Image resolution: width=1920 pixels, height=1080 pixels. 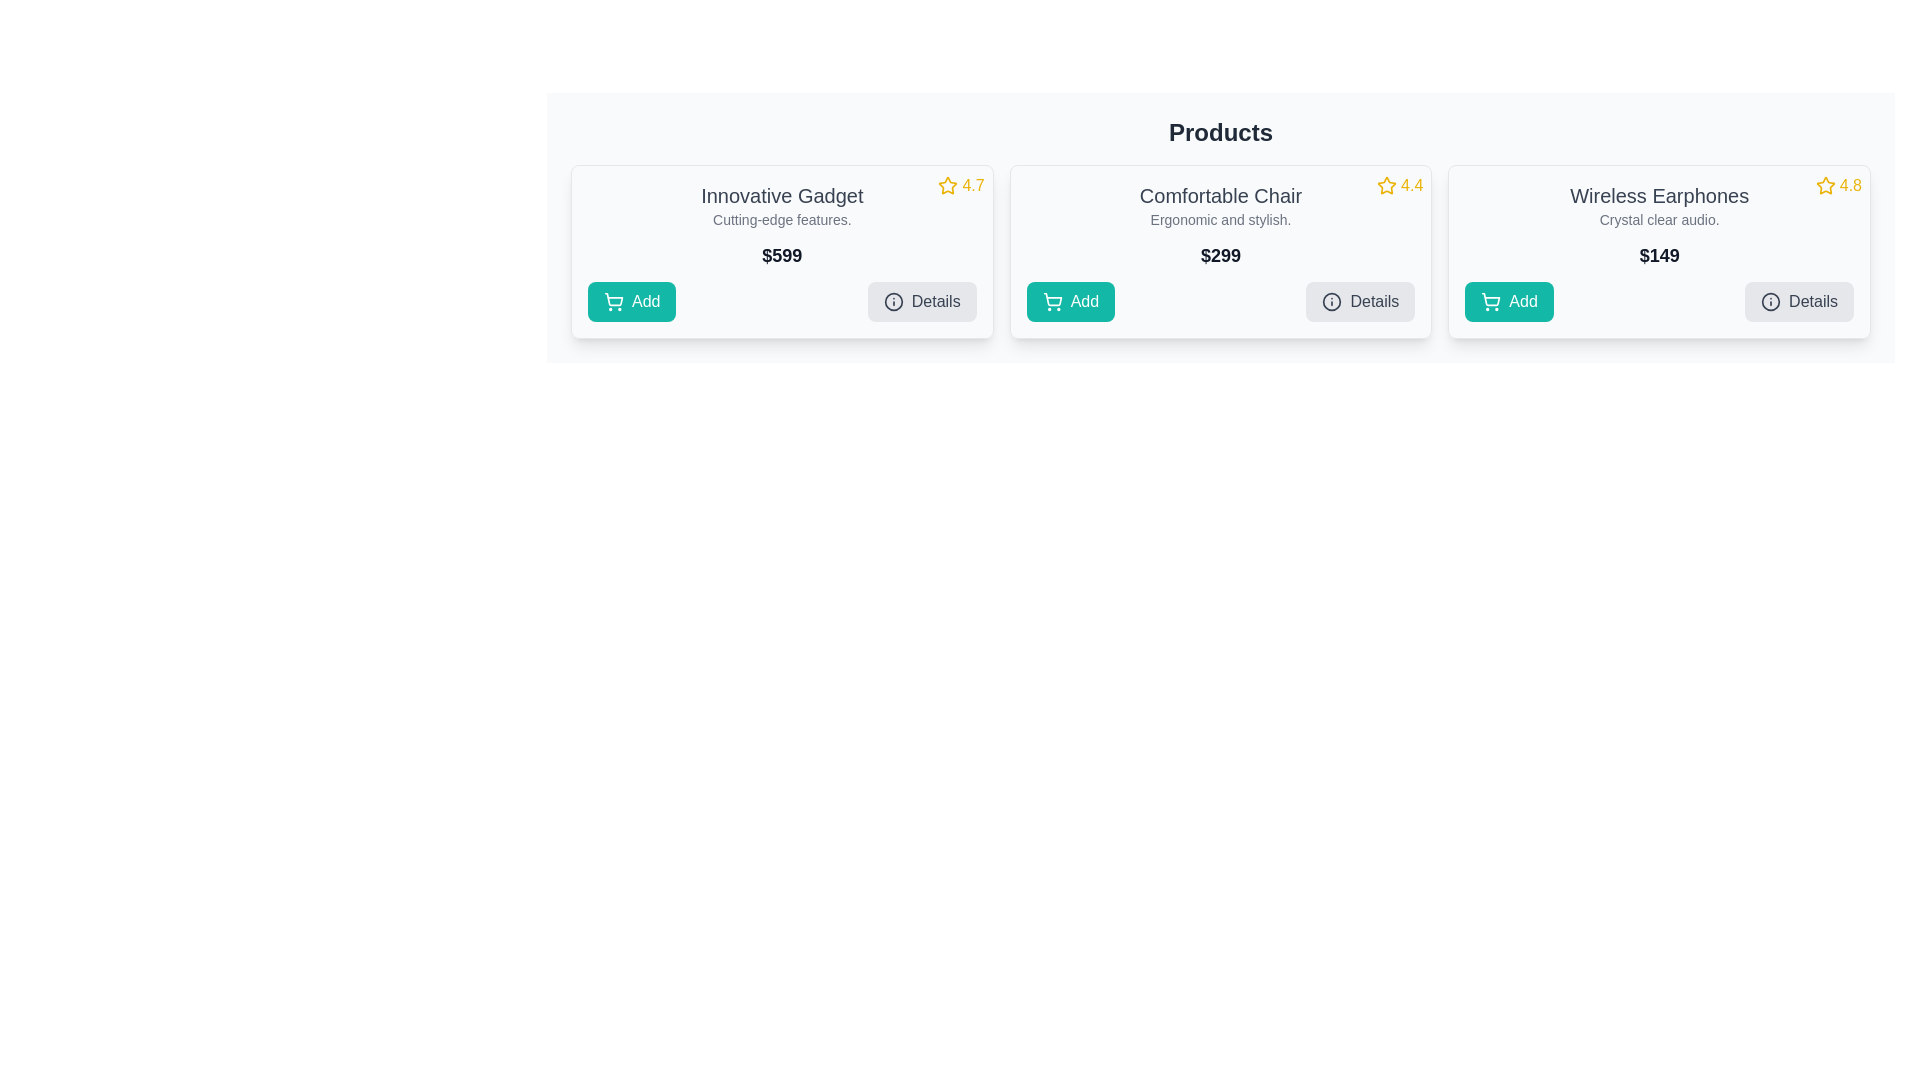 What do you see at coordinates (1771, 301) in the screenshot?
I see `the icon representing additional information within the 'Details' button located at the bottom right section of the 'Wireless Earphones' card` at bounding box center [1771, 301].